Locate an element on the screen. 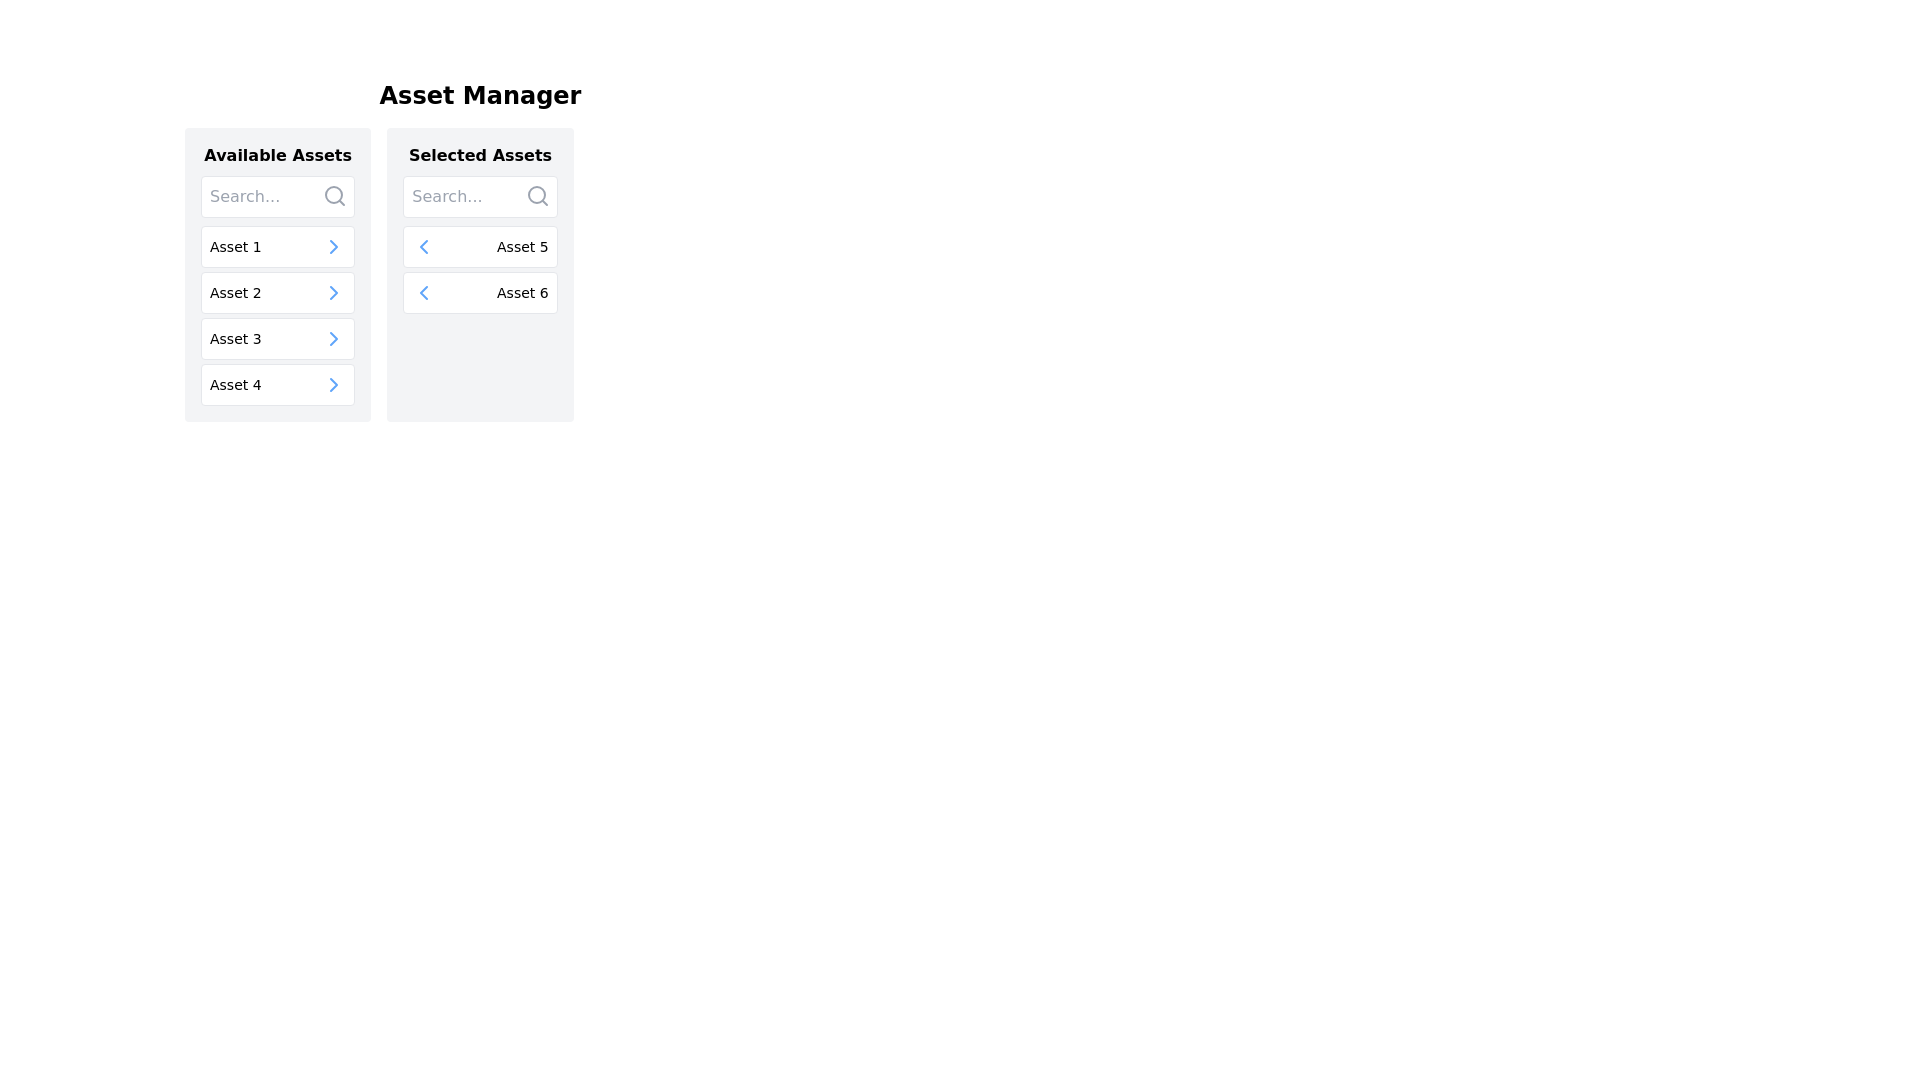 This screenshot has width=1920, height=1080. the circular part of the composite search icon located on the right side of the 'Selected Assets' search bar within the upper section of the 'Selected Assets' panel is located at coordinates (536, 195).